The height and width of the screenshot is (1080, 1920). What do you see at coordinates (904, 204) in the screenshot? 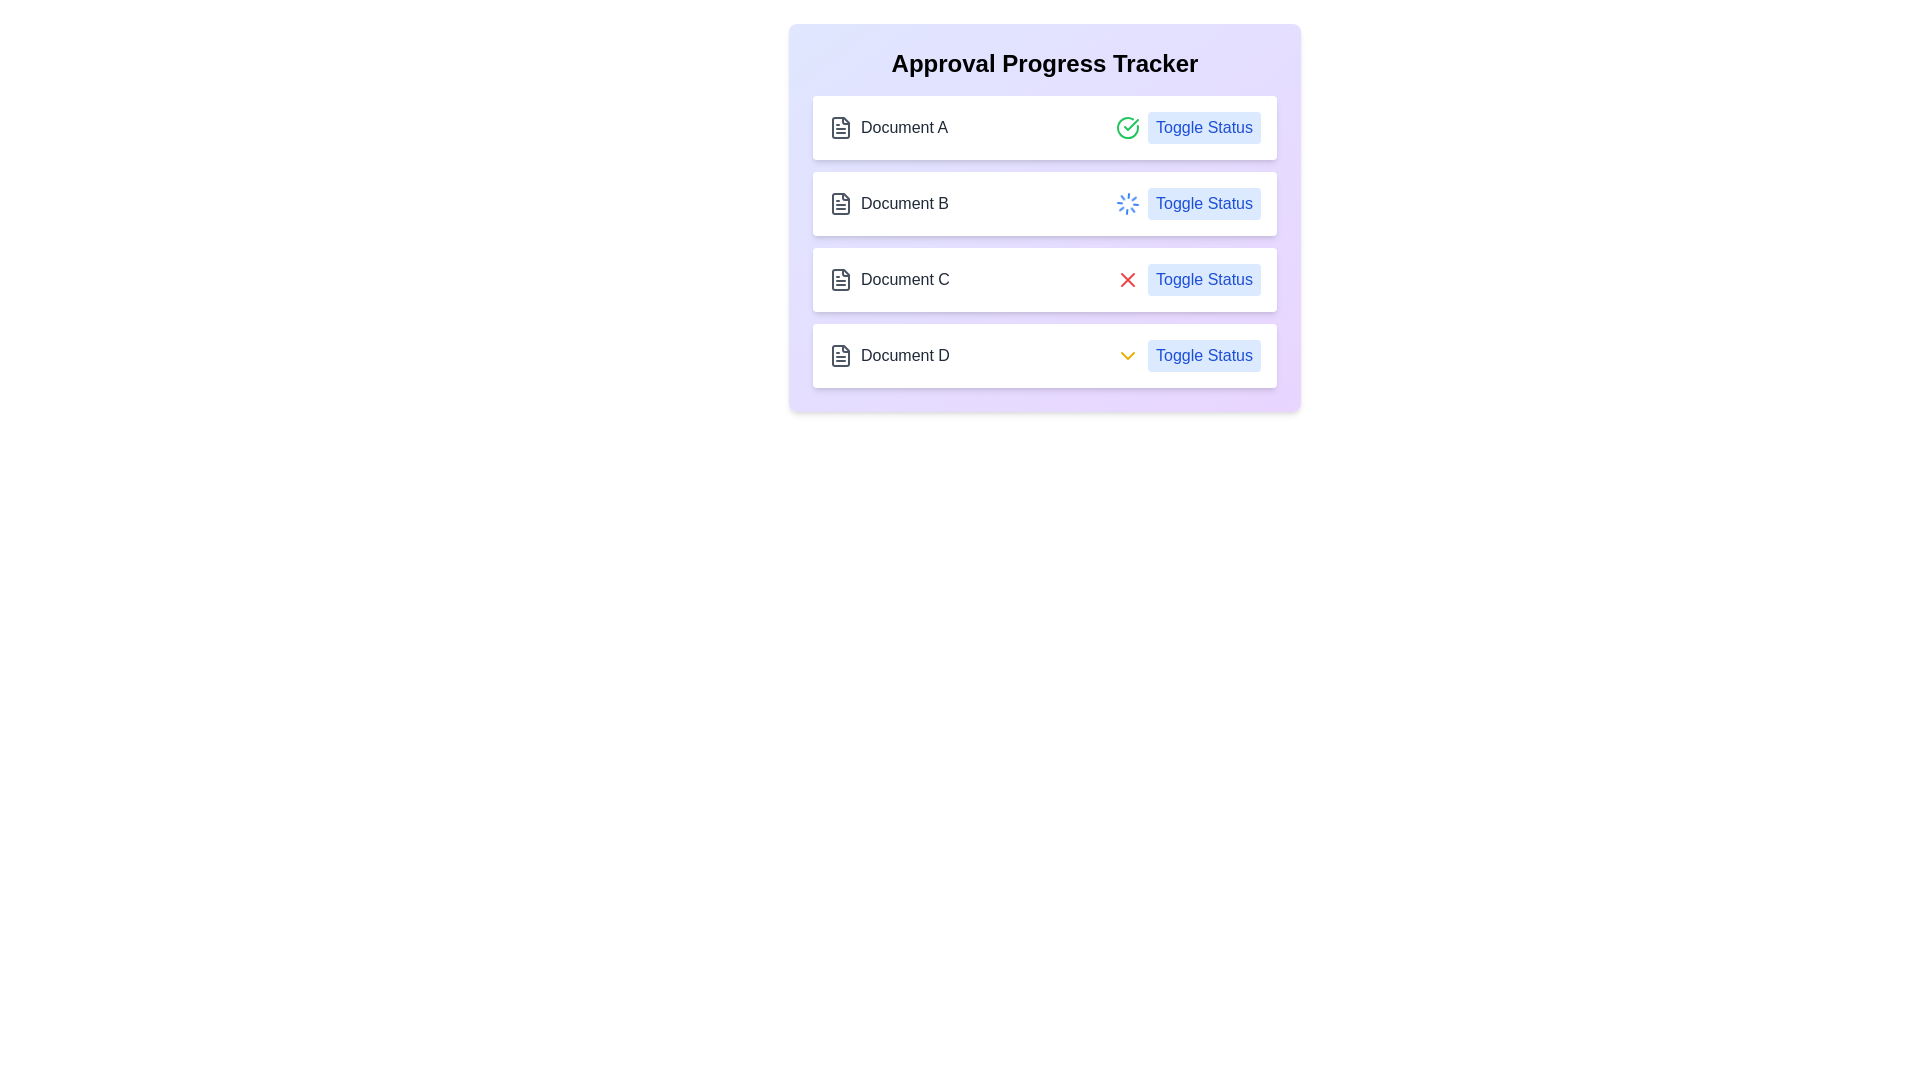
I see `the second text label, 'Document B', in the 'Approval Progress Tracker' list` at bounding box center [904, 204].